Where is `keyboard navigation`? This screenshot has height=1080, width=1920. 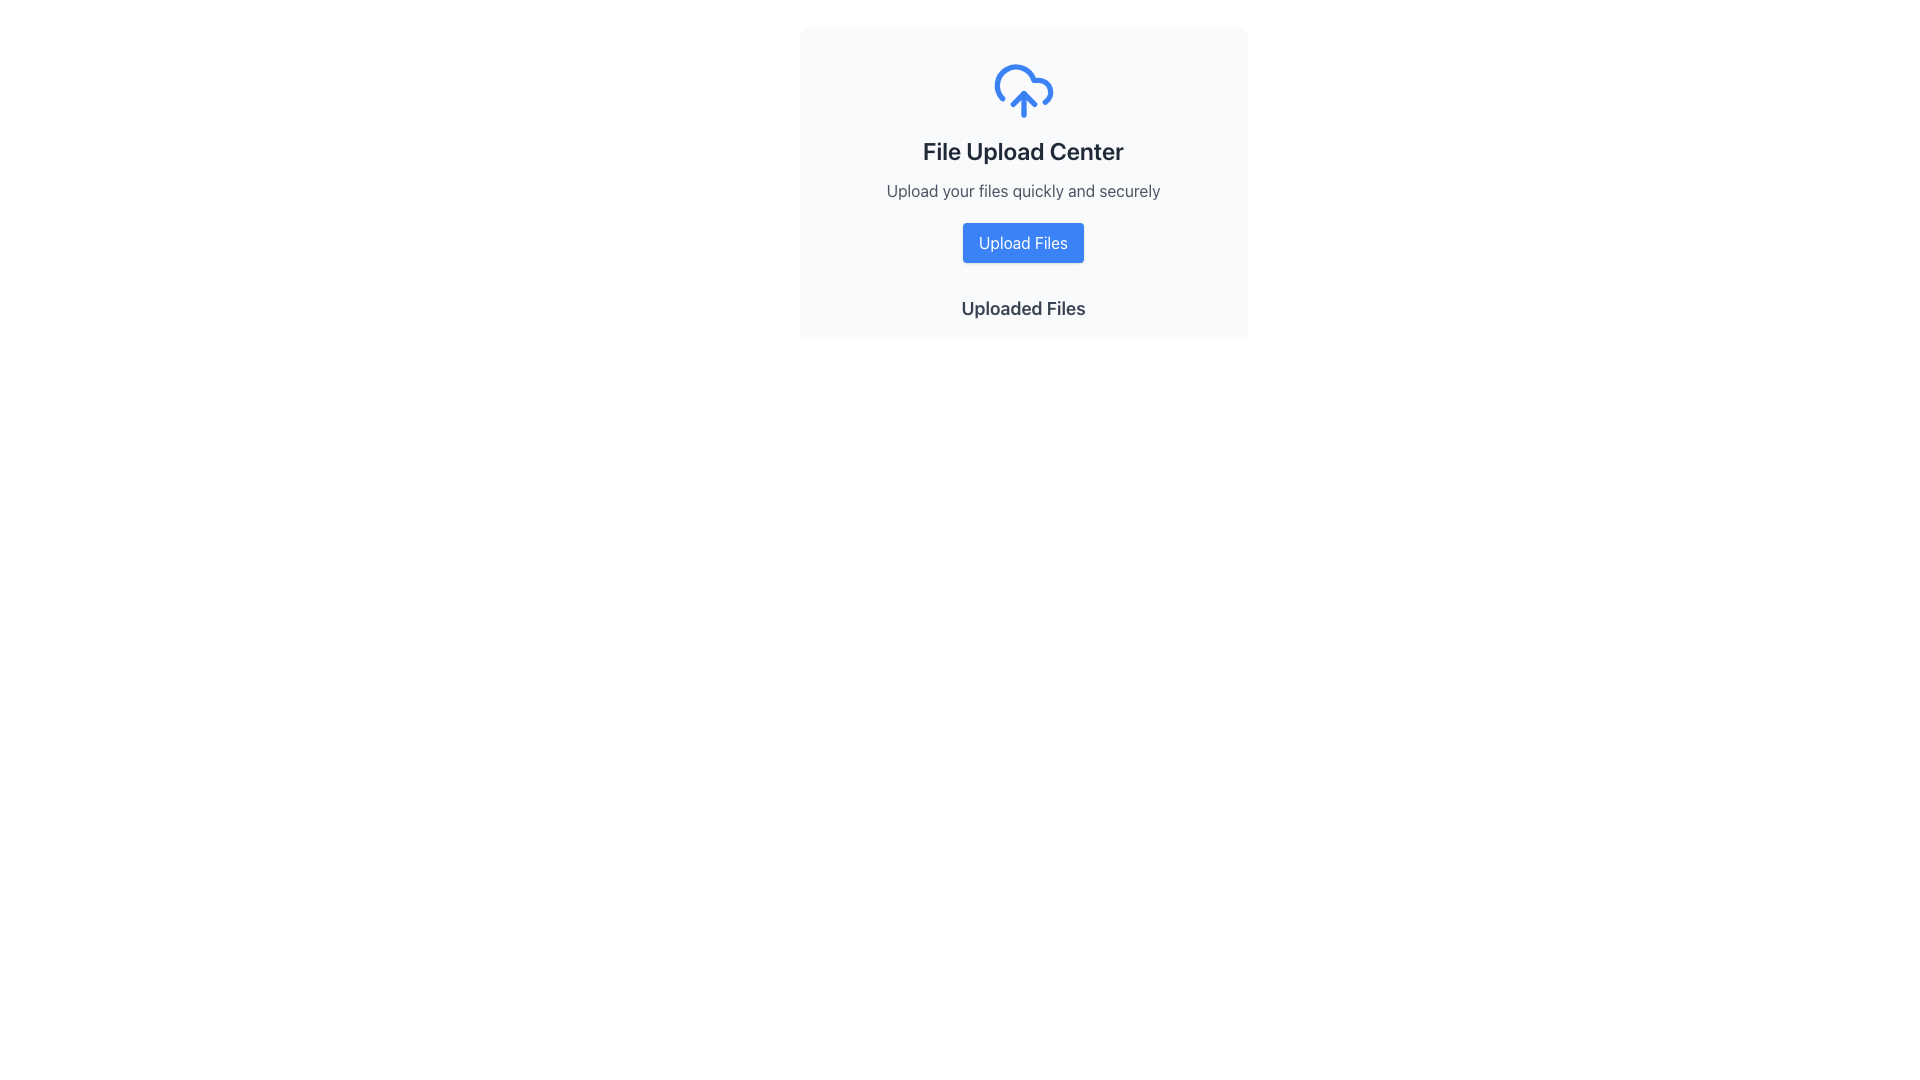 keyboard navigation is located at coordinates (1023, 242).